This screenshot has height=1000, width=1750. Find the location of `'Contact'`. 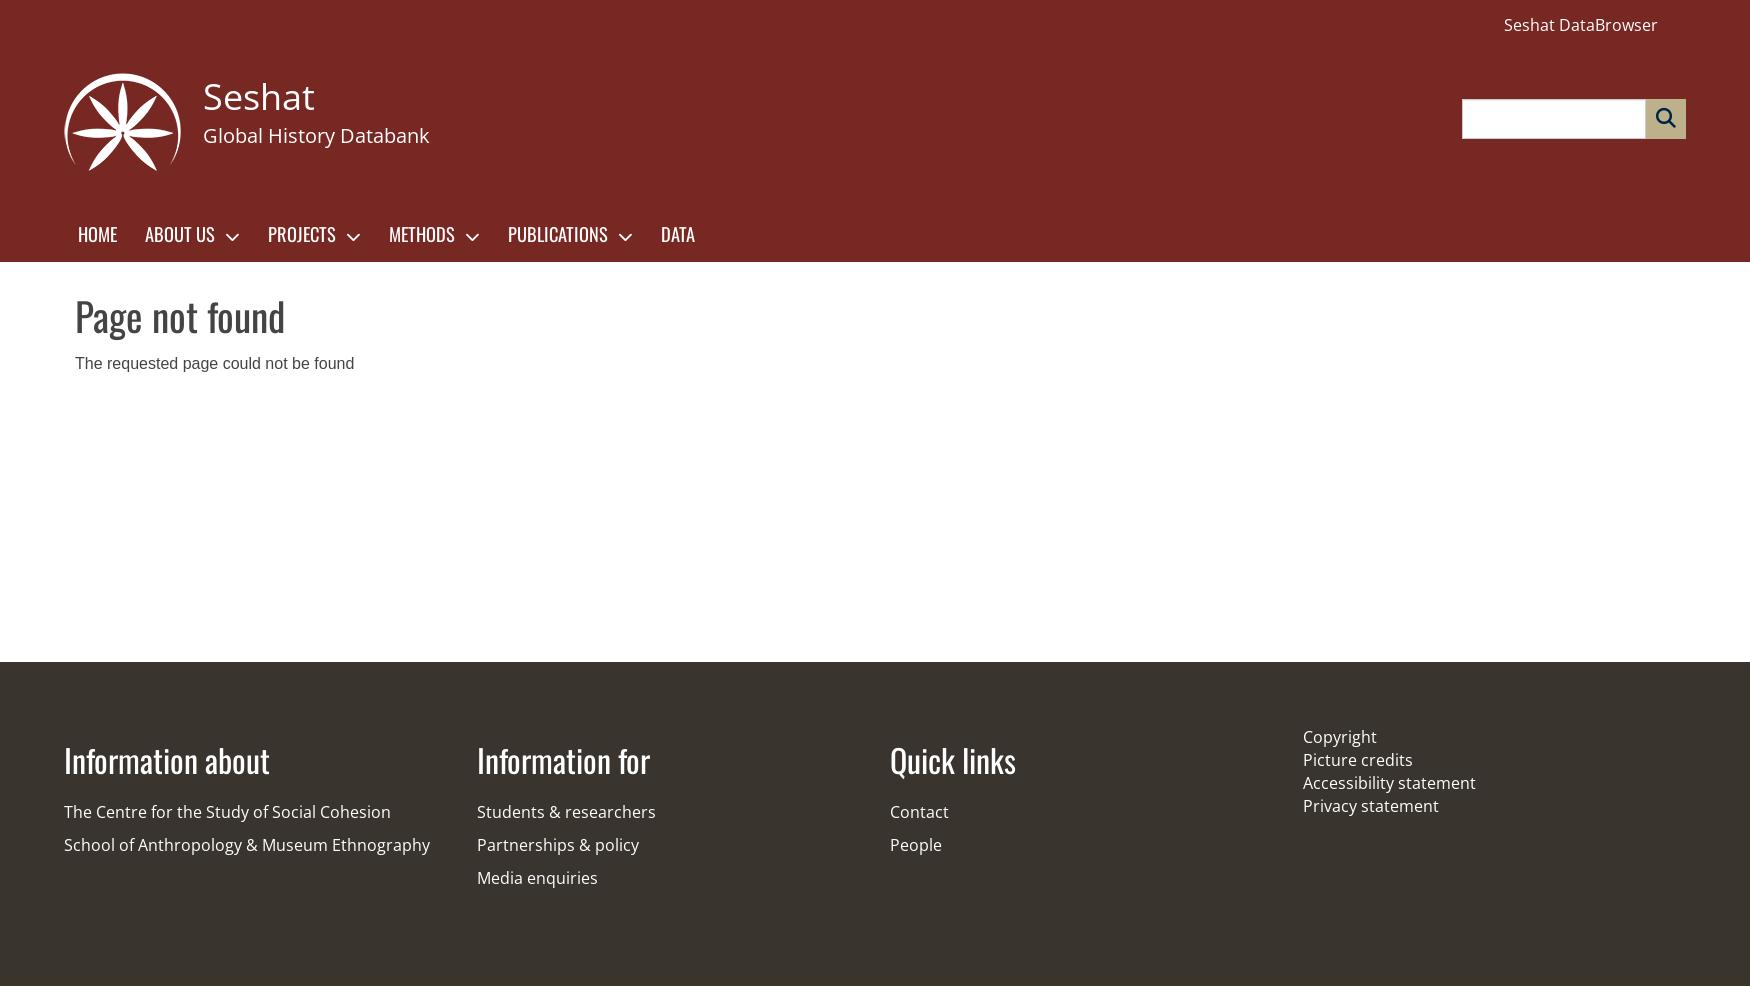

'Contact' is located at coordinates (918, 812).